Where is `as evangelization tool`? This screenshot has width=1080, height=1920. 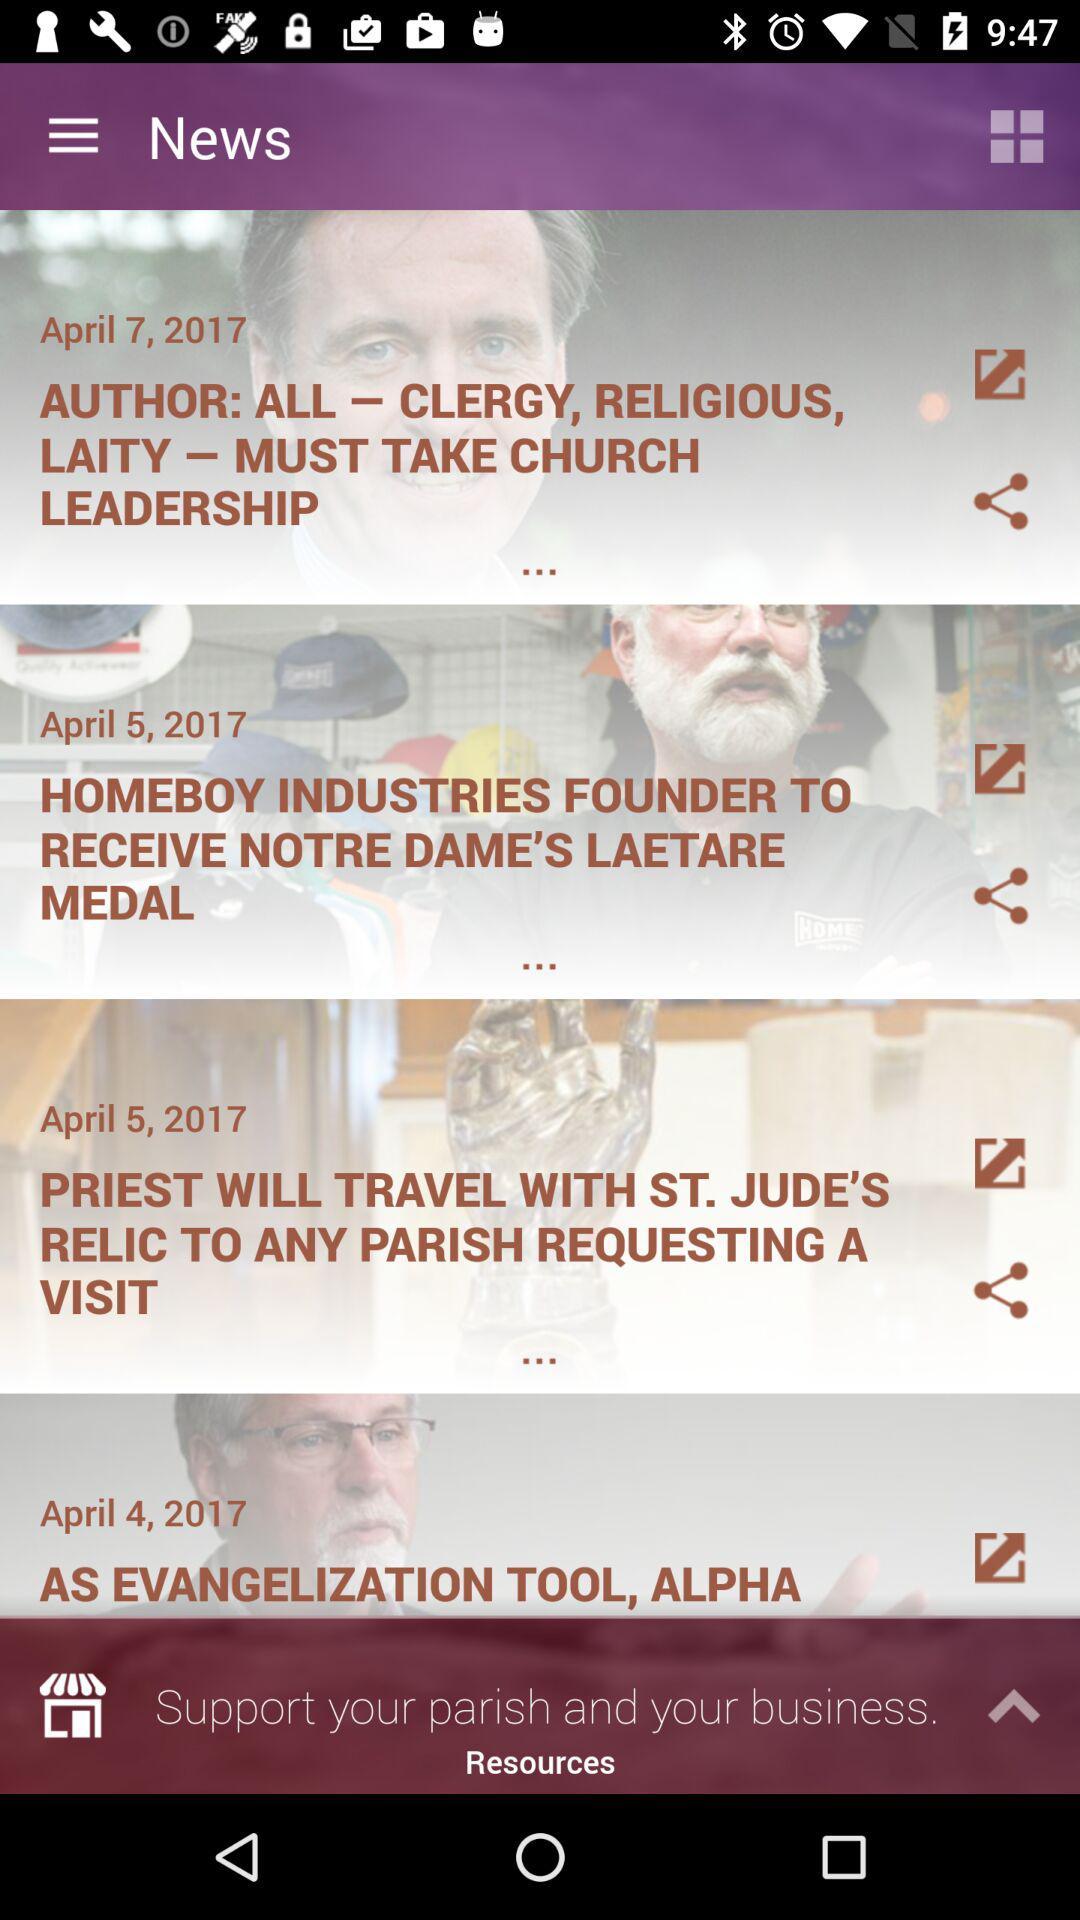
as evangelization tool is located at coordinates (477, 1575).